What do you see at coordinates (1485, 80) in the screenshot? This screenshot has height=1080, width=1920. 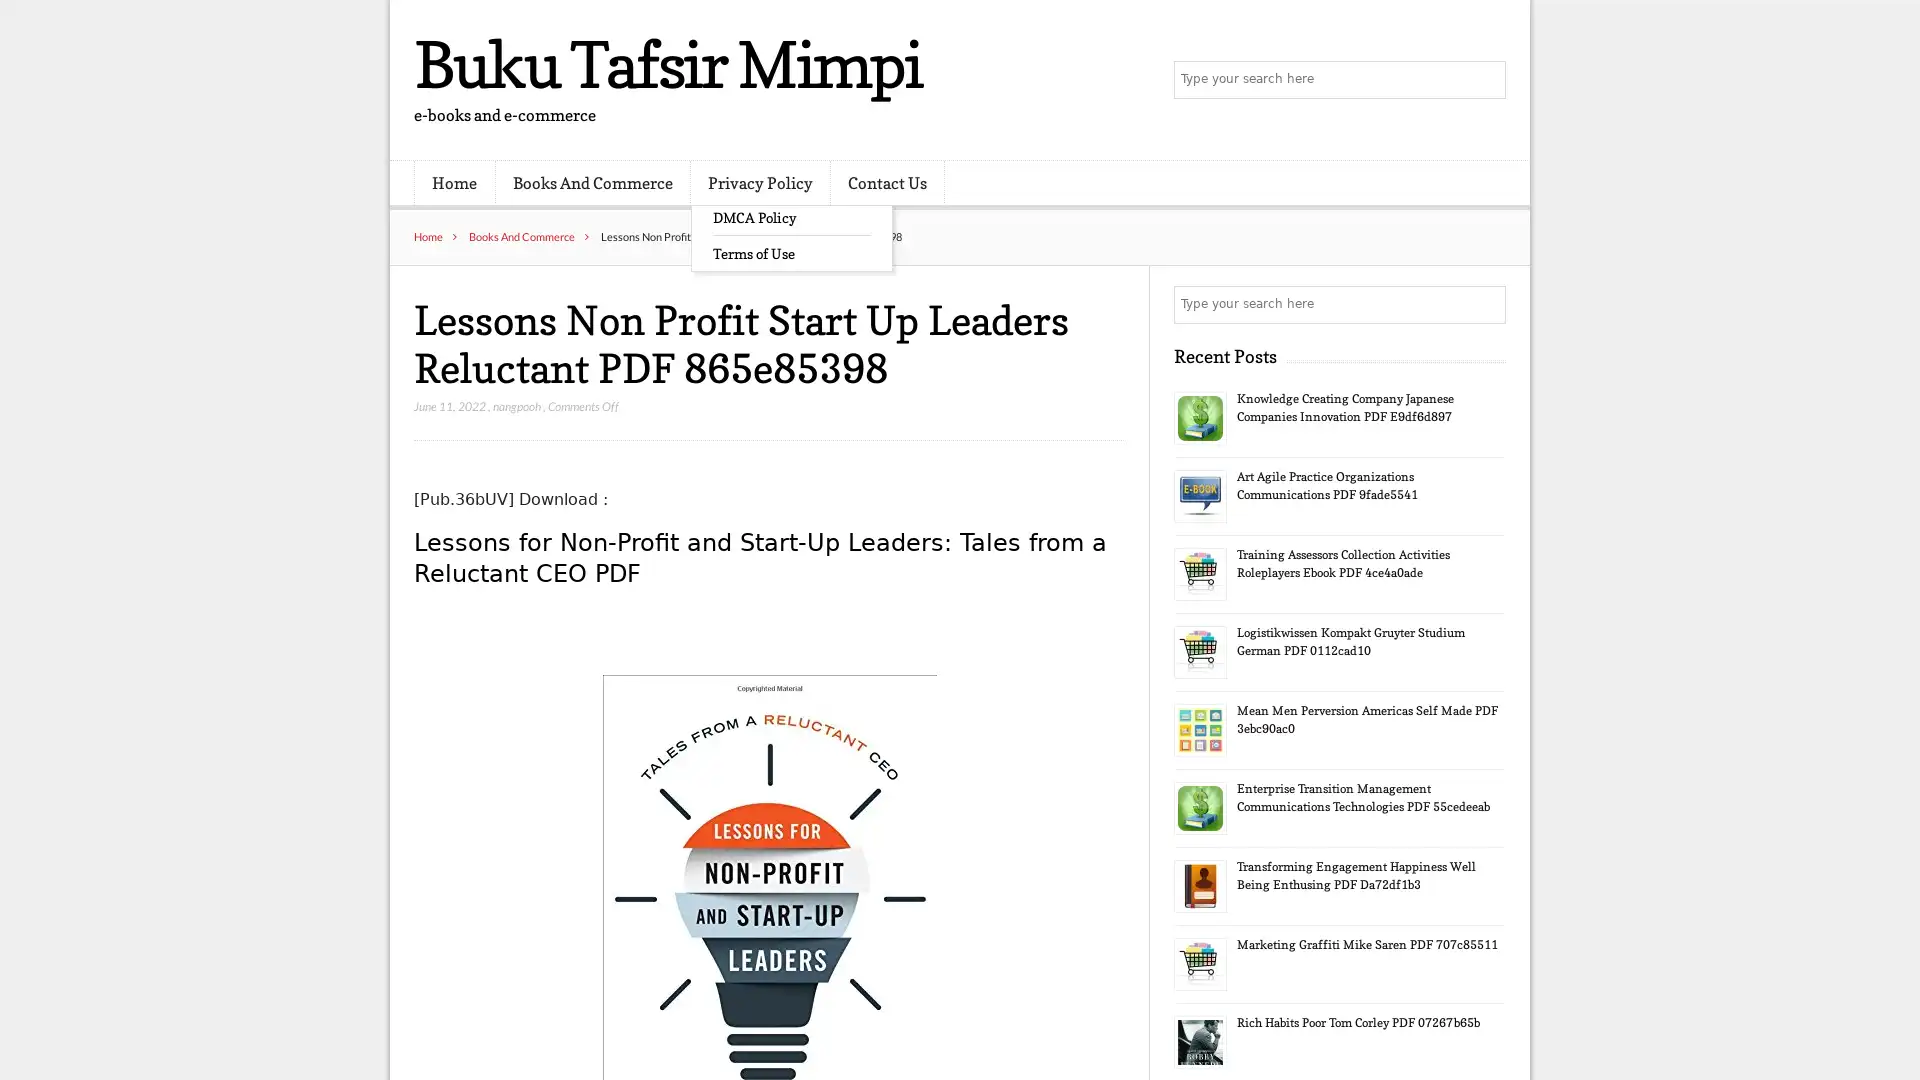 I see `Search` at bounding box center [1485, 80].